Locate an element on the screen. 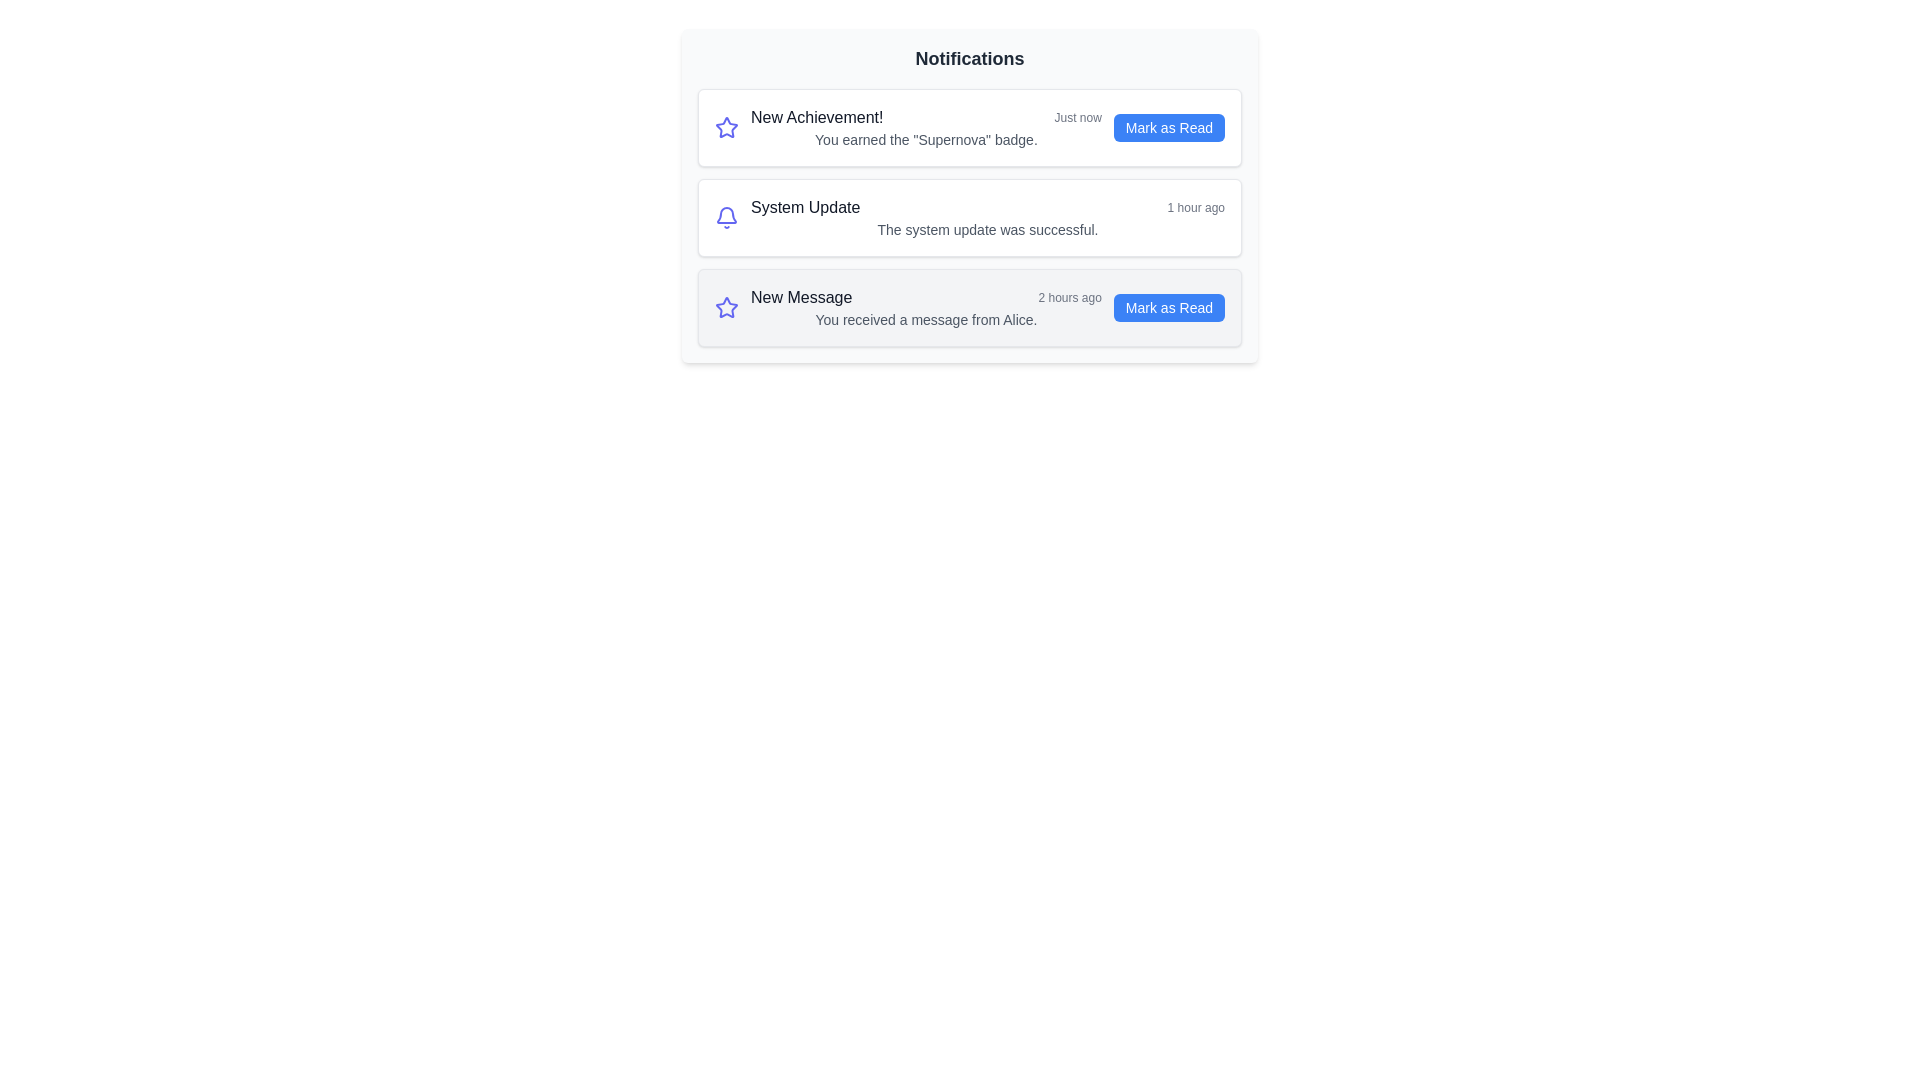  the 'Mark as Read' button with a blue background and white text, located on the far-right side of the 'New Achievement!' notification to mark it as read is located at coordinates (1169, 127).